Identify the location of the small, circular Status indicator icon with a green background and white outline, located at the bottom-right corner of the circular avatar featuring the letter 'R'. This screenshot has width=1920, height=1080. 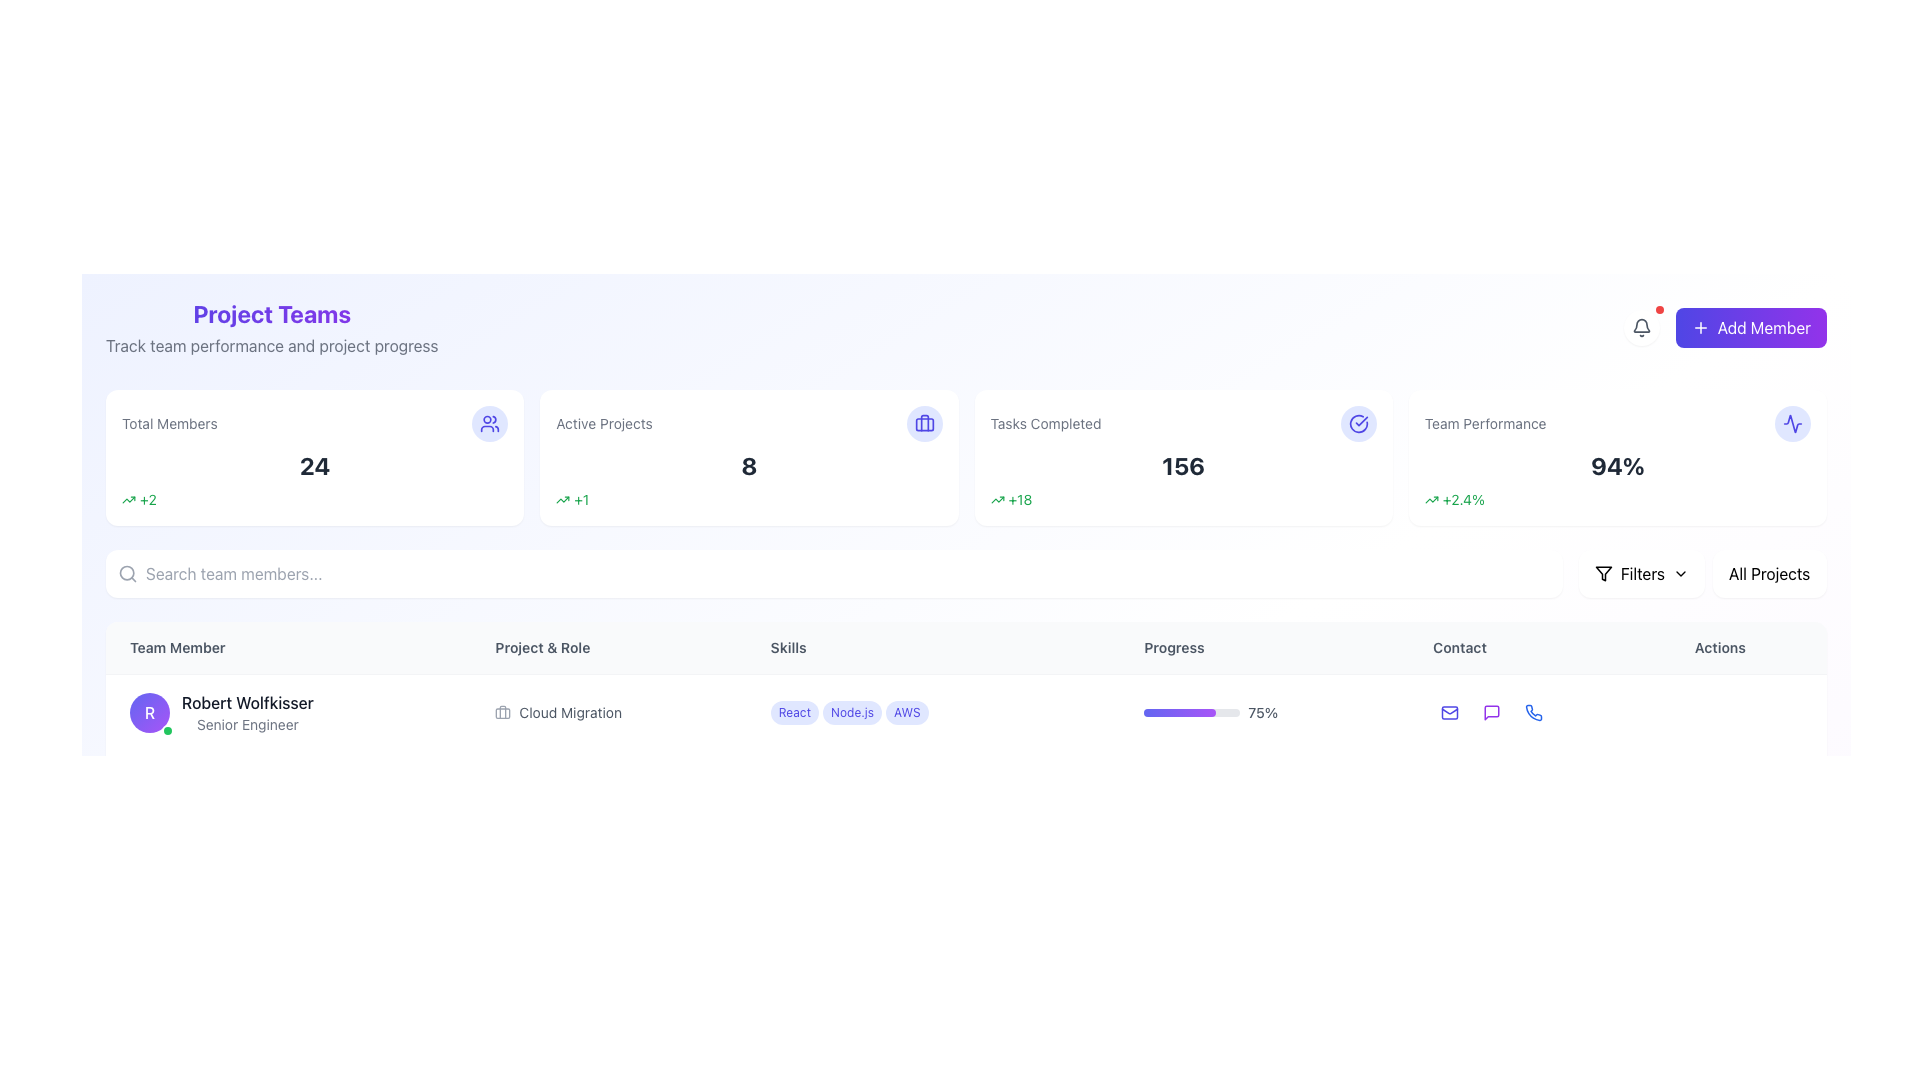
(168, 731).